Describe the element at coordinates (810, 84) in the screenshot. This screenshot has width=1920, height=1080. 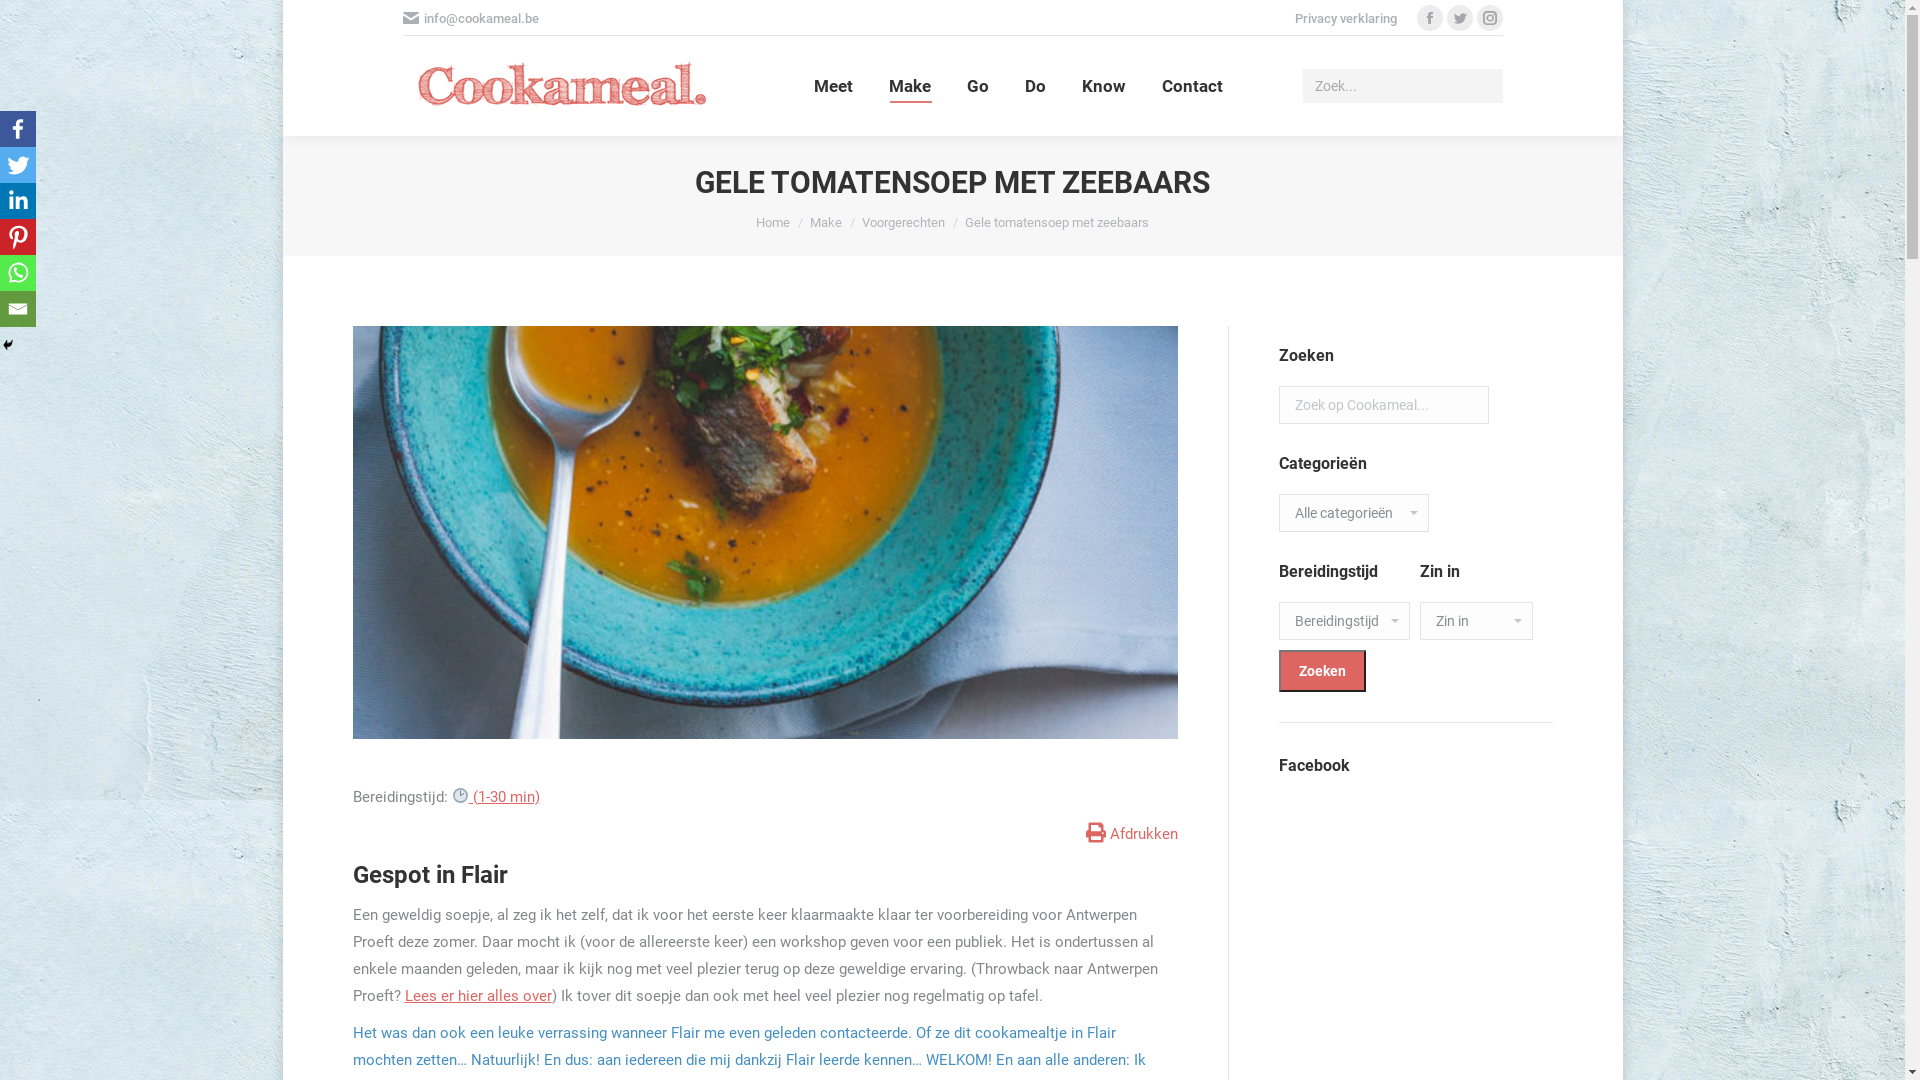
I see `'Meet'` at that location.